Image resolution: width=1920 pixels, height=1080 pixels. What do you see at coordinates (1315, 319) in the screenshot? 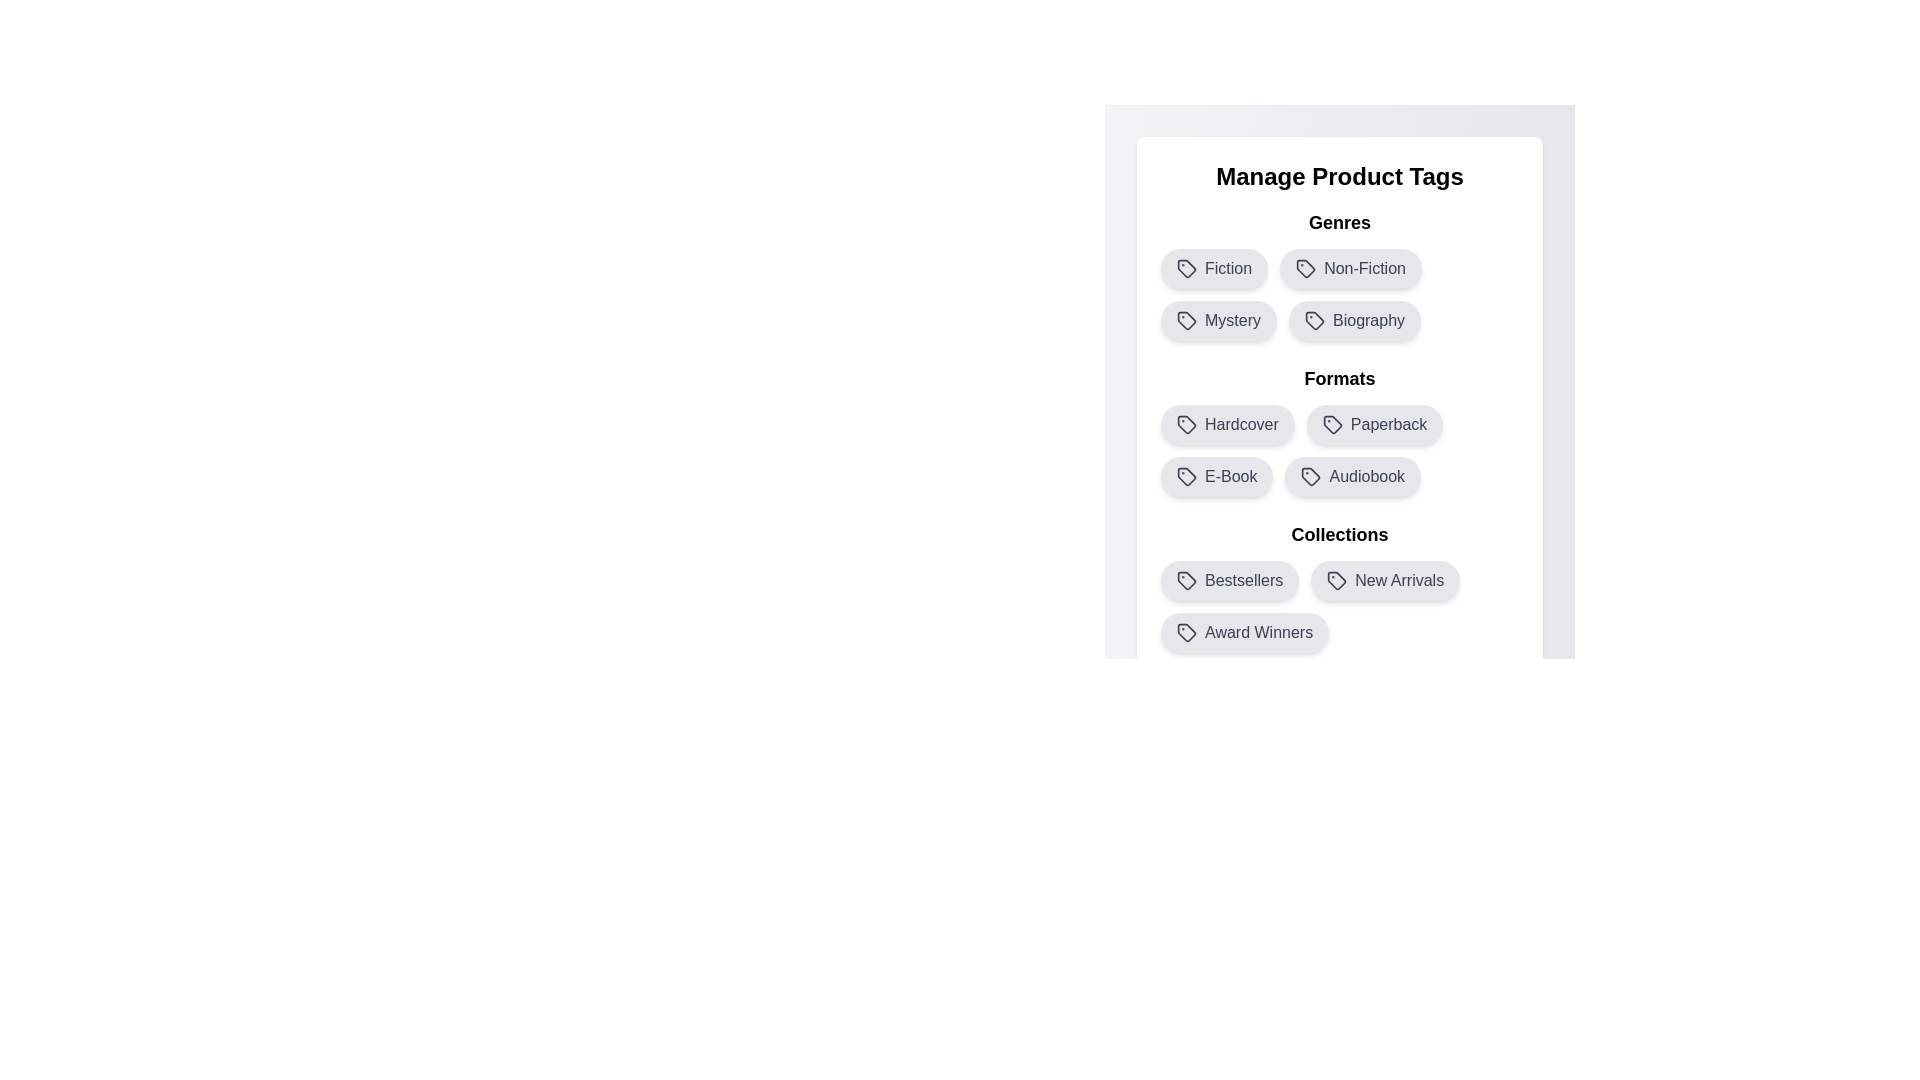
I see `the 'Biography' tag icon` at bounding box center [1315, 319].